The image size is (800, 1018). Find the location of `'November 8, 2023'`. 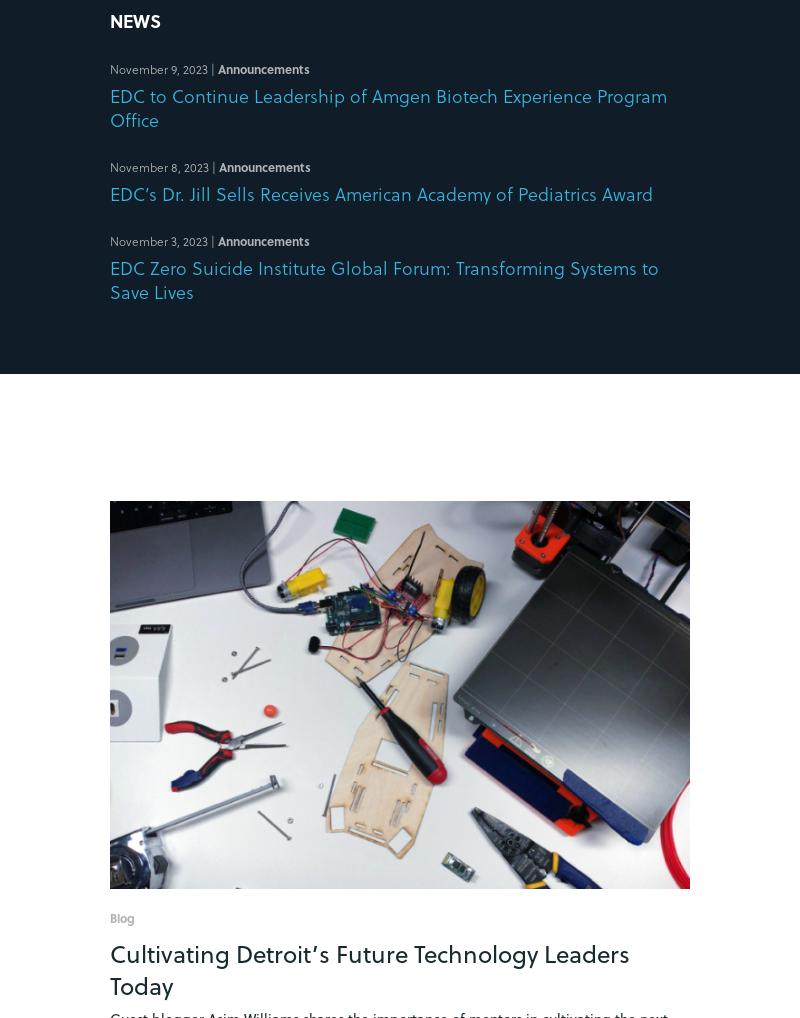

'November 8, 2023' is located at coordinates (159, 170).